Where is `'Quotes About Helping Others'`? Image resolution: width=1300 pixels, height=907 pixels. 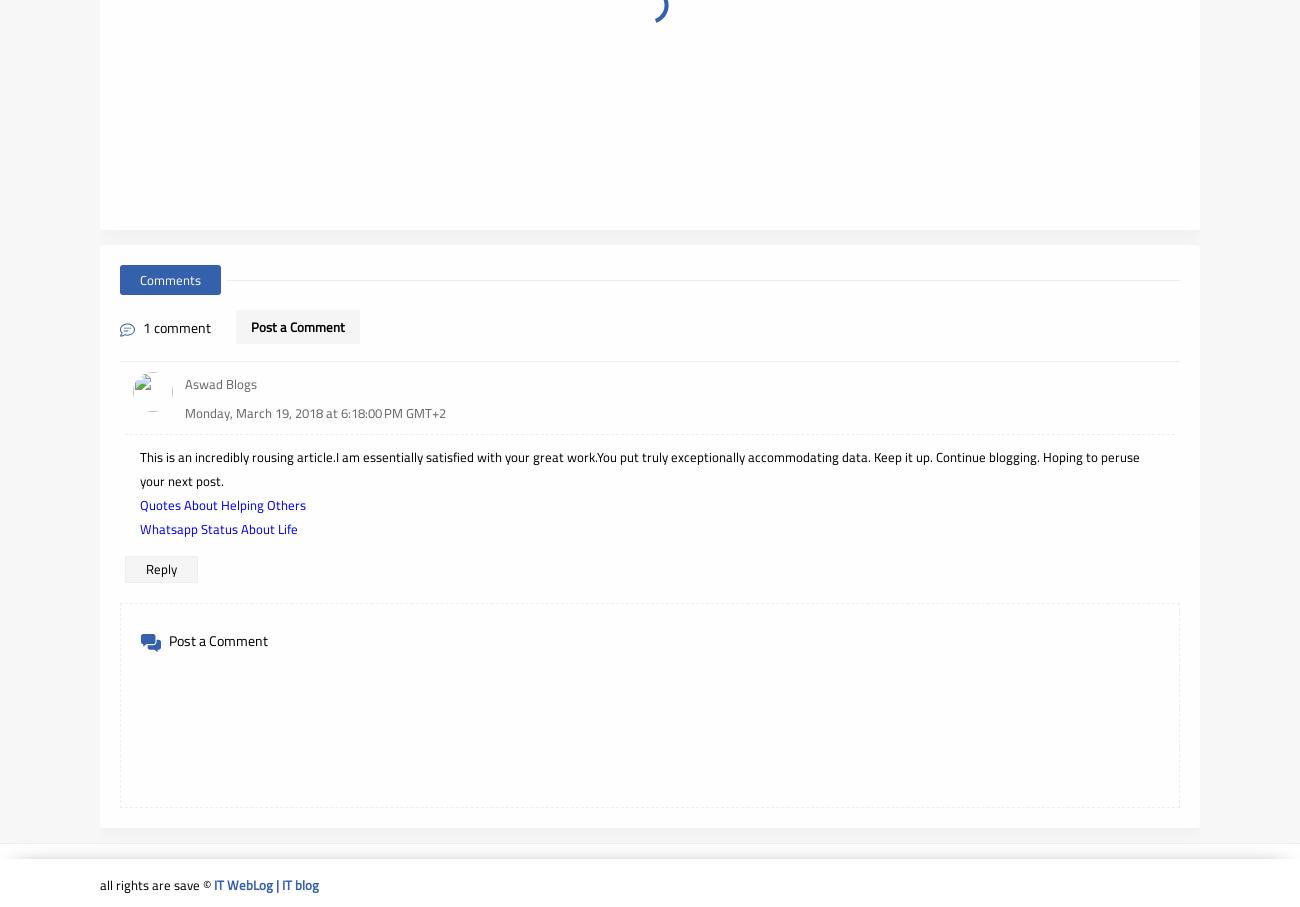
'Quotes About Helping Others' is located at coordinates (221, 504).